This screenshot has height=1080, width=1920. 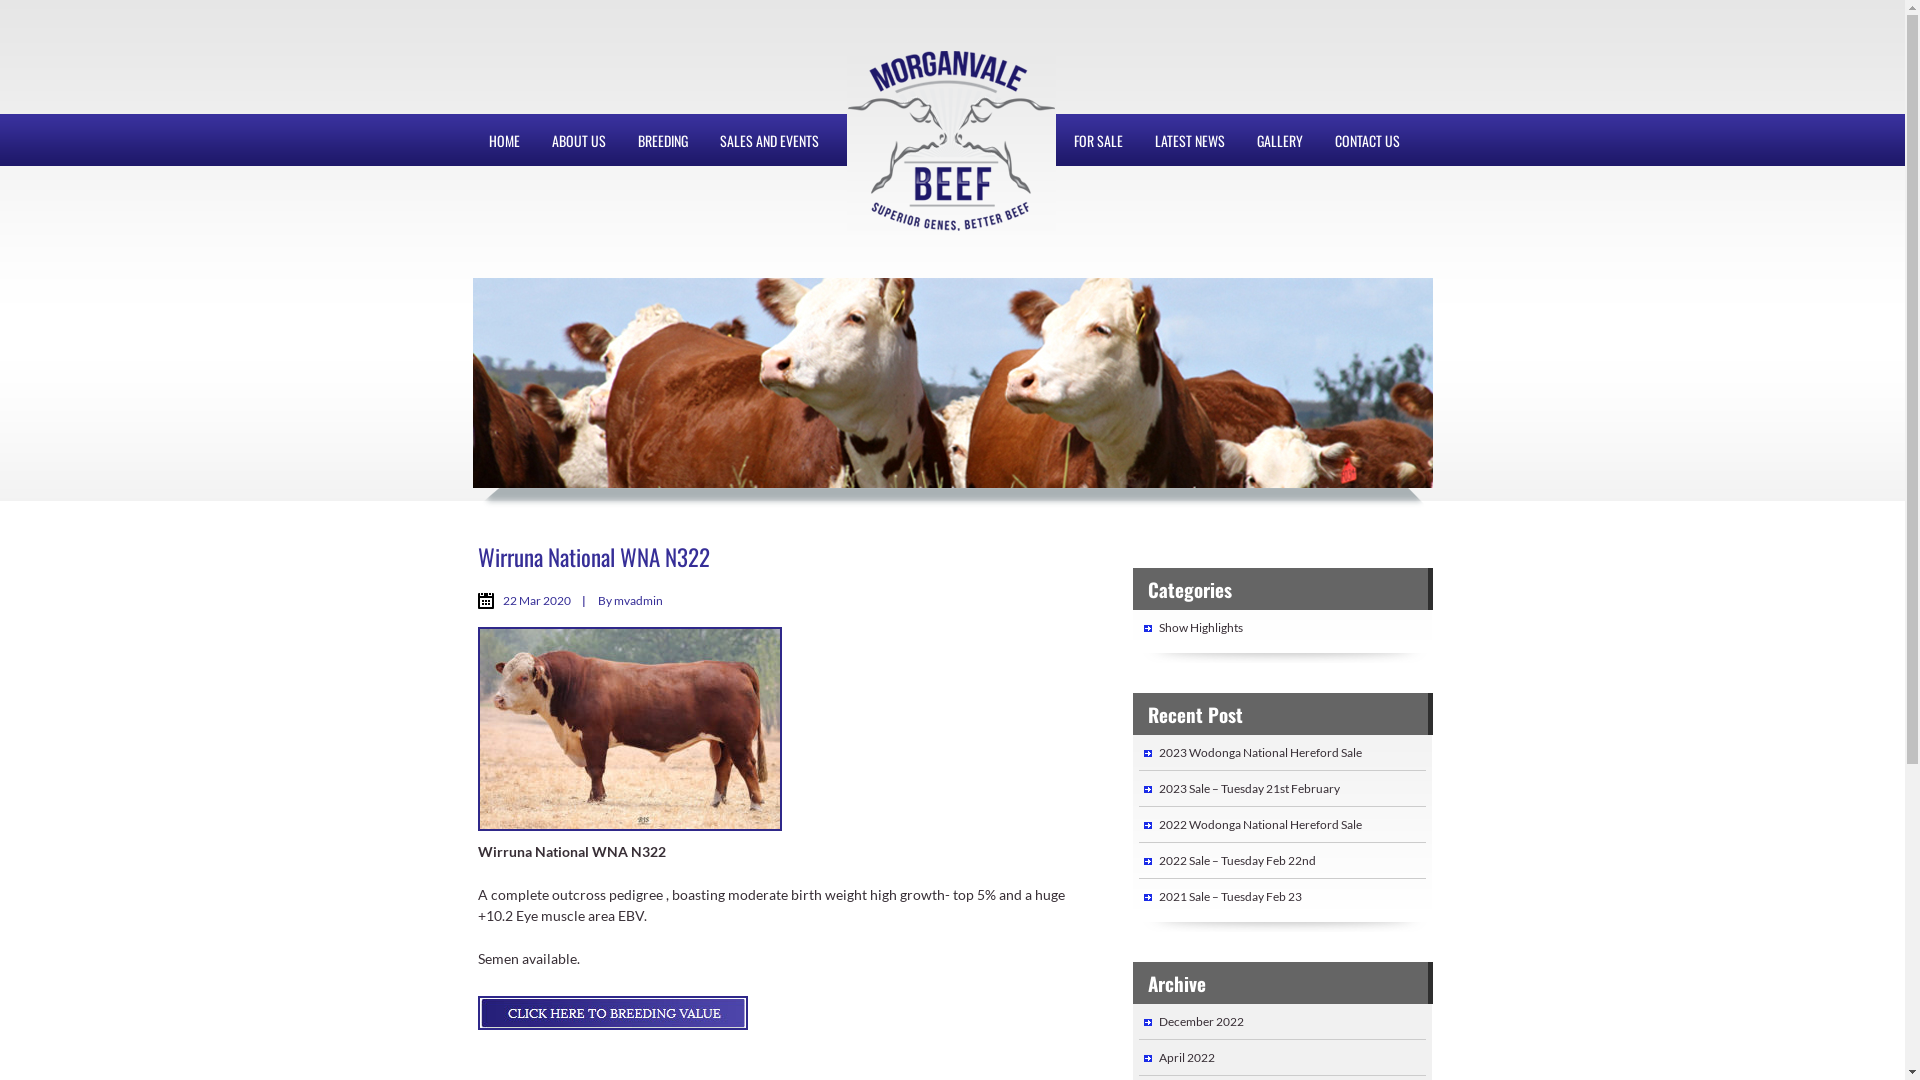 What do you see at coordinates (1200, 1021) in the screenshot?
I see `'December 2022'` at bounding box center [1200, 1021].